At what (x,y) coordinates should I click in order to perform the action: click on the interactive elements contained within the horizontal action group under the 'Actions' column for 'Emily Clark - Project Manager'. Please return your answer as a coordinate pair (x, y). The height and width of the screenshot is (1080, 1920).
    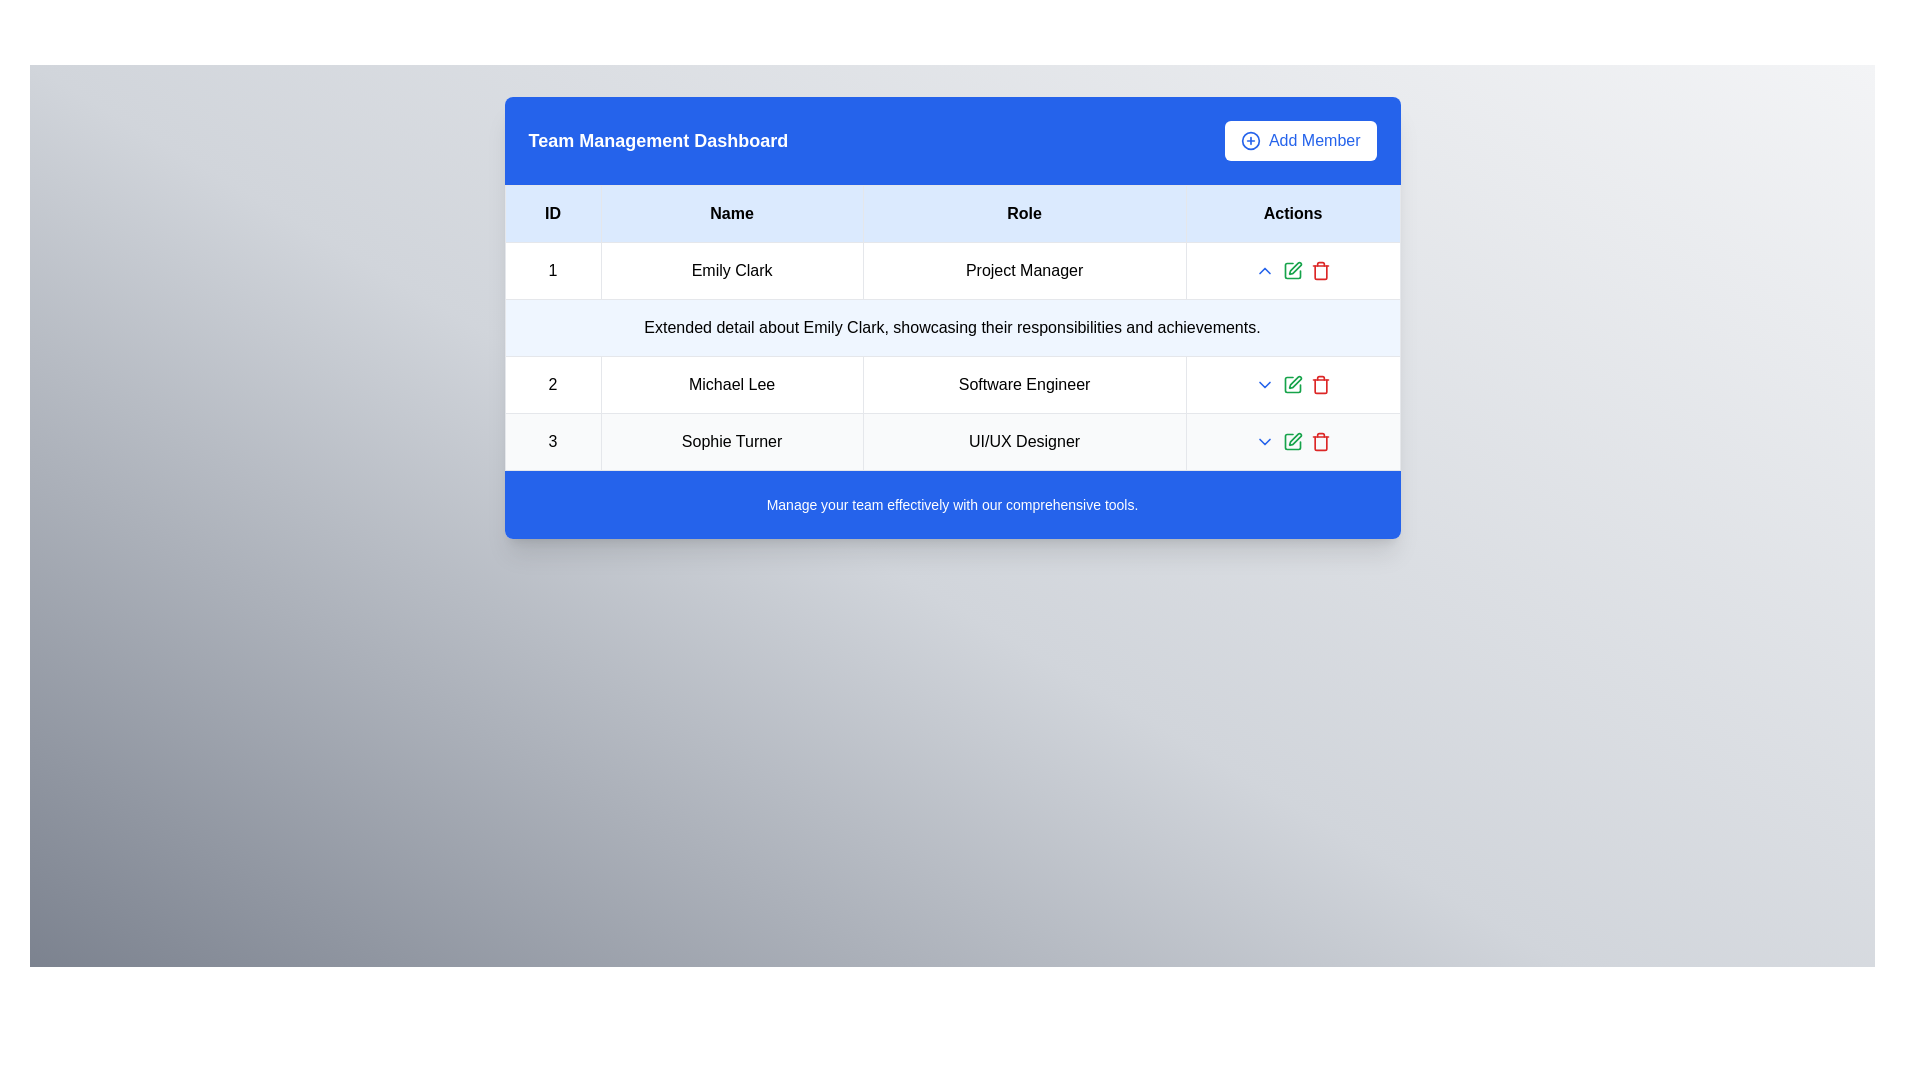
    Looking at the image, I should click on (1293, 270).